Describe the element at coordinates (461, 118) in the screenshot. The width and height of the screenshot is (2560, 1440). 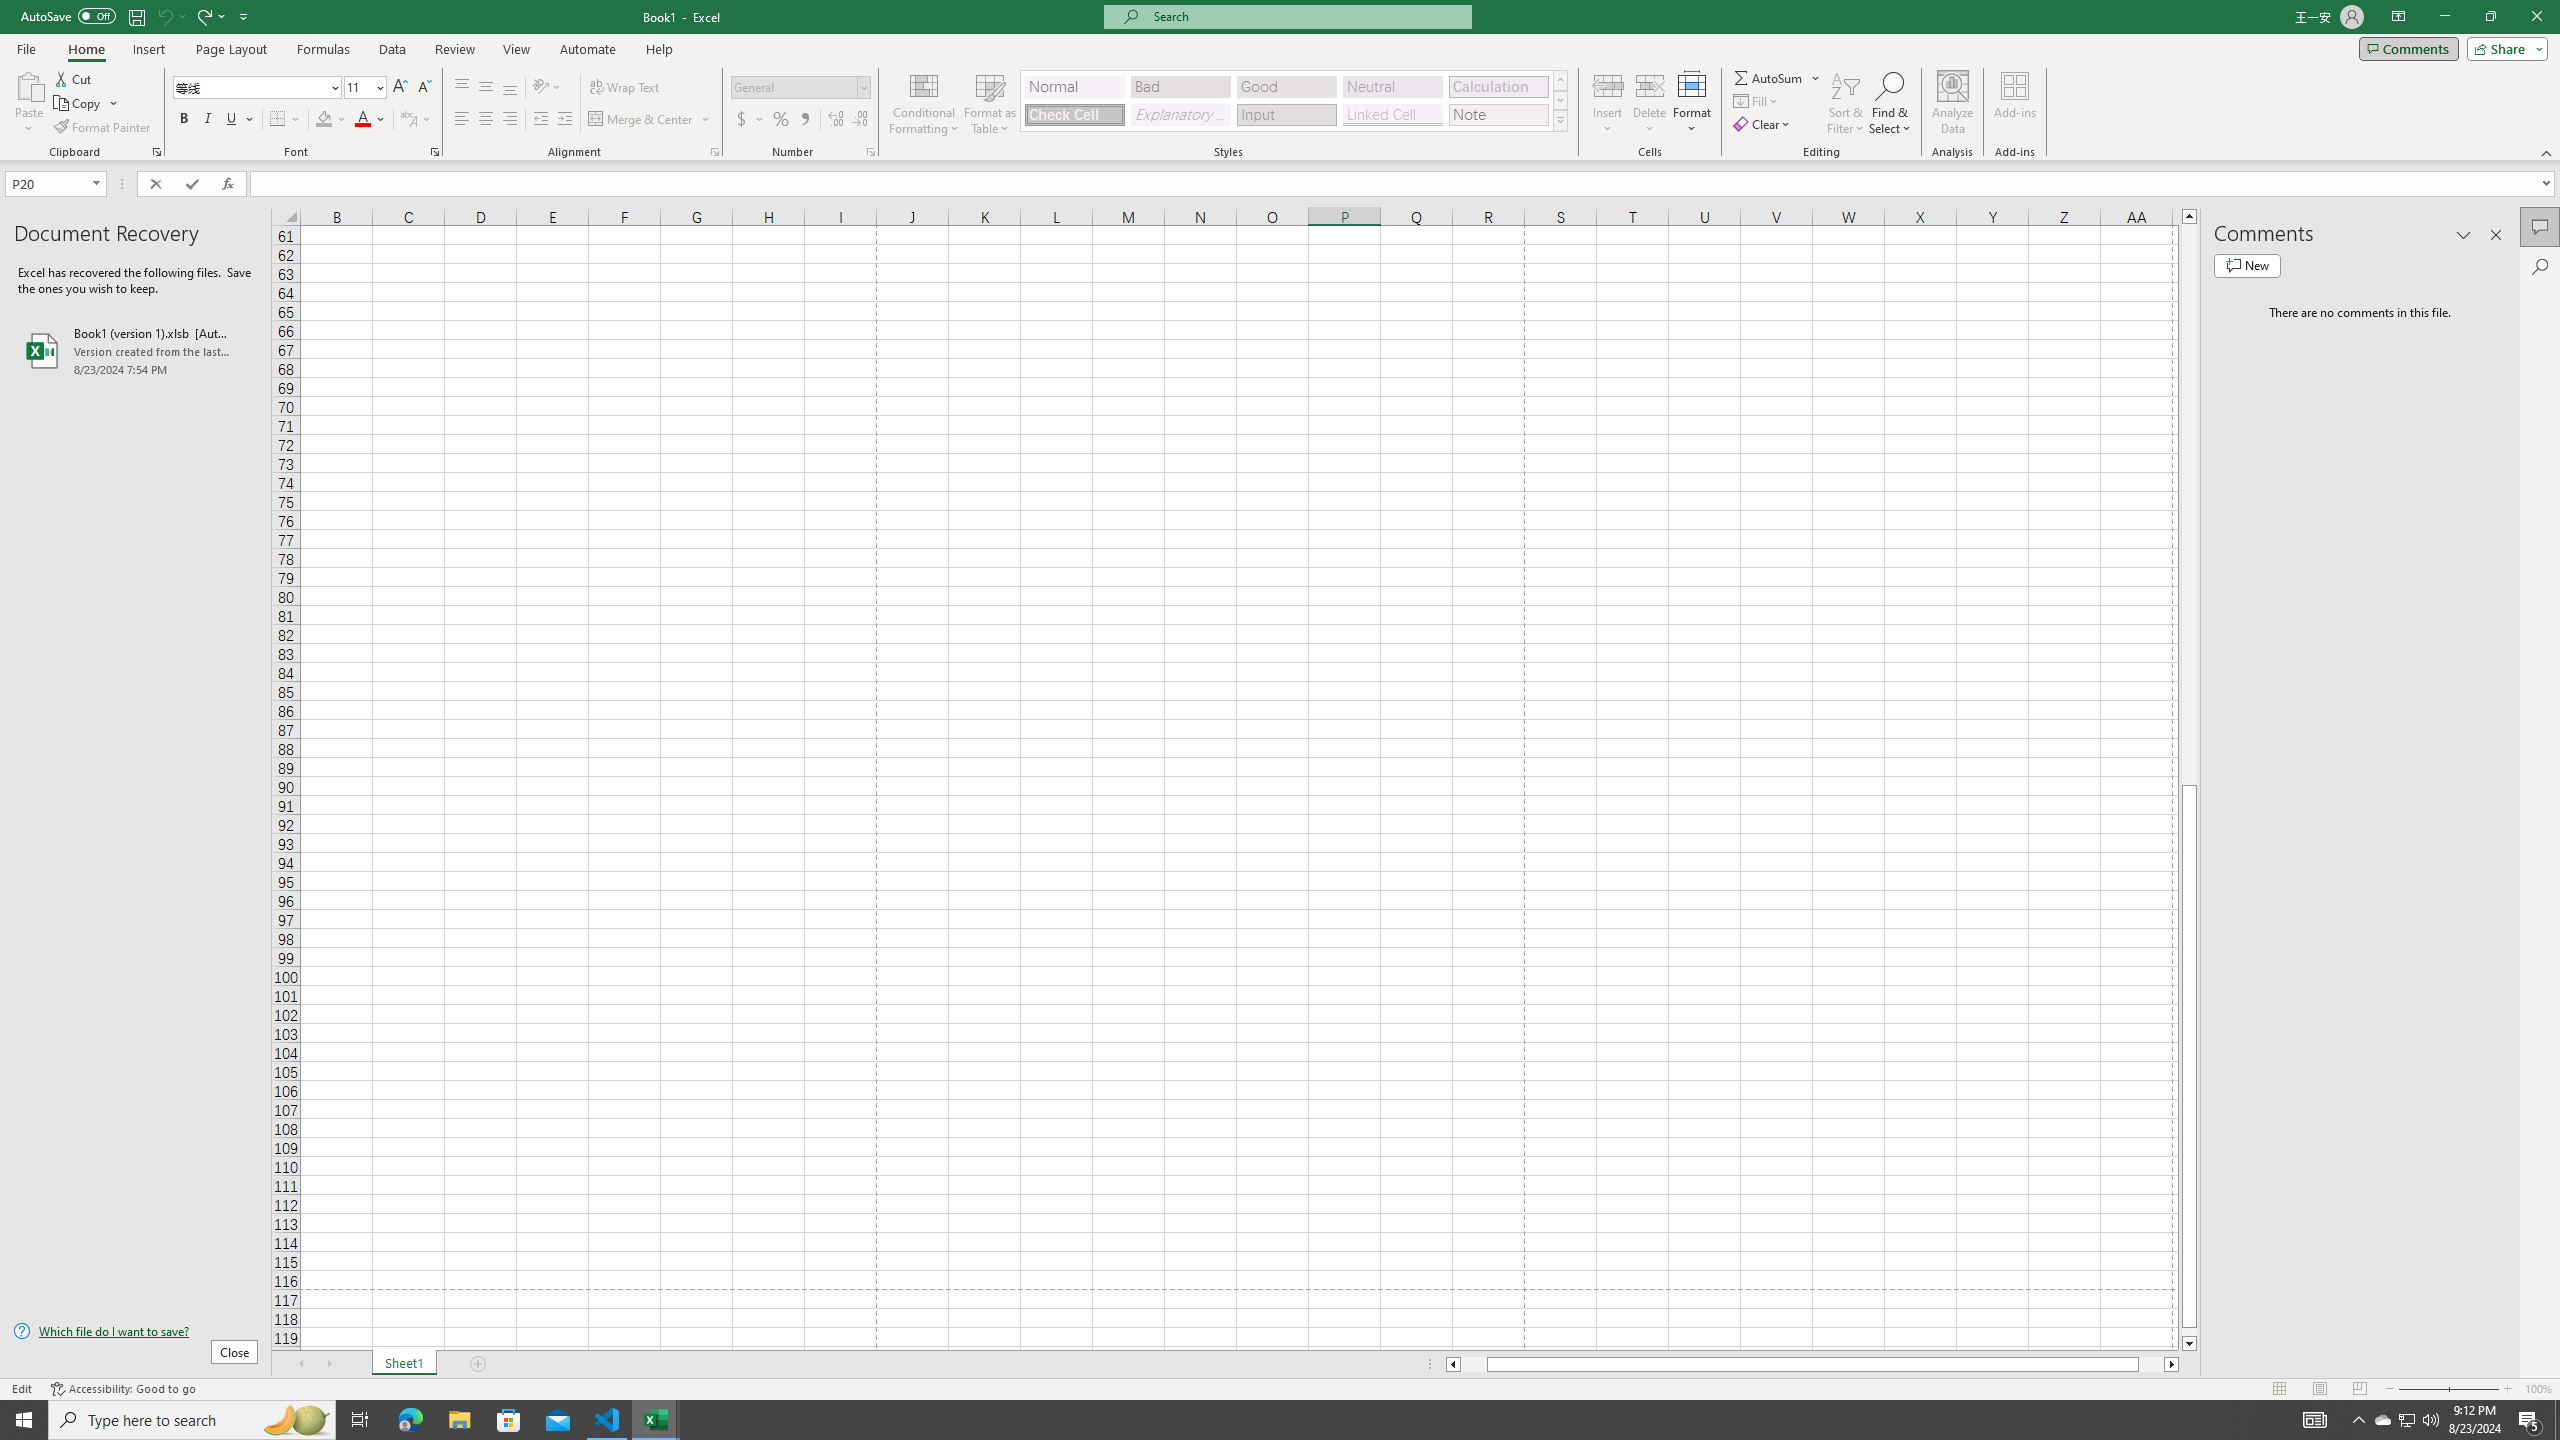
I see `'Align Left'` at that location.